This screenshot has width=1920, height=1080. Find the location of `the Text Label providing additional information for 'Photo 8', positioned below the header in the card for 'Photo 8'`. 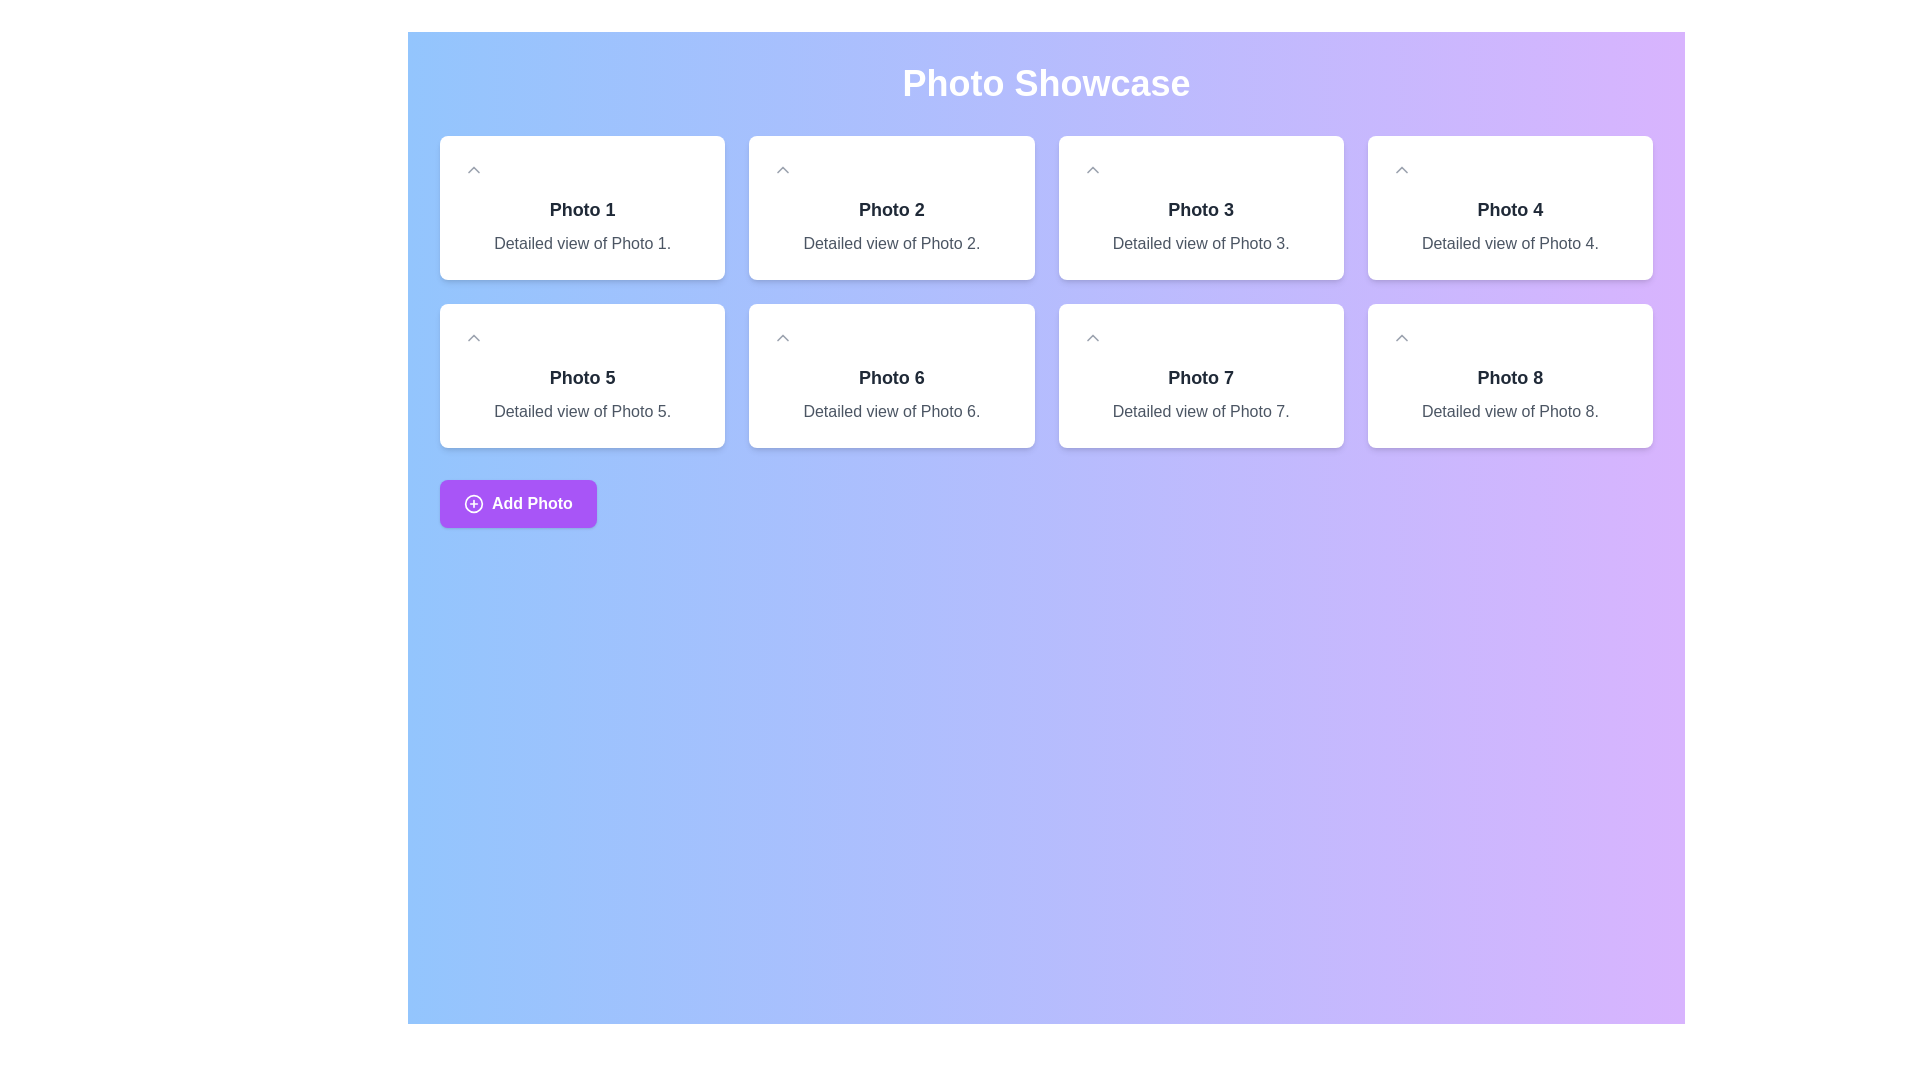

the Text Label providing additional information for 'Photo 8', positioned below the header in the card for 'Photo 8' is located at coordinates (1510, 411).